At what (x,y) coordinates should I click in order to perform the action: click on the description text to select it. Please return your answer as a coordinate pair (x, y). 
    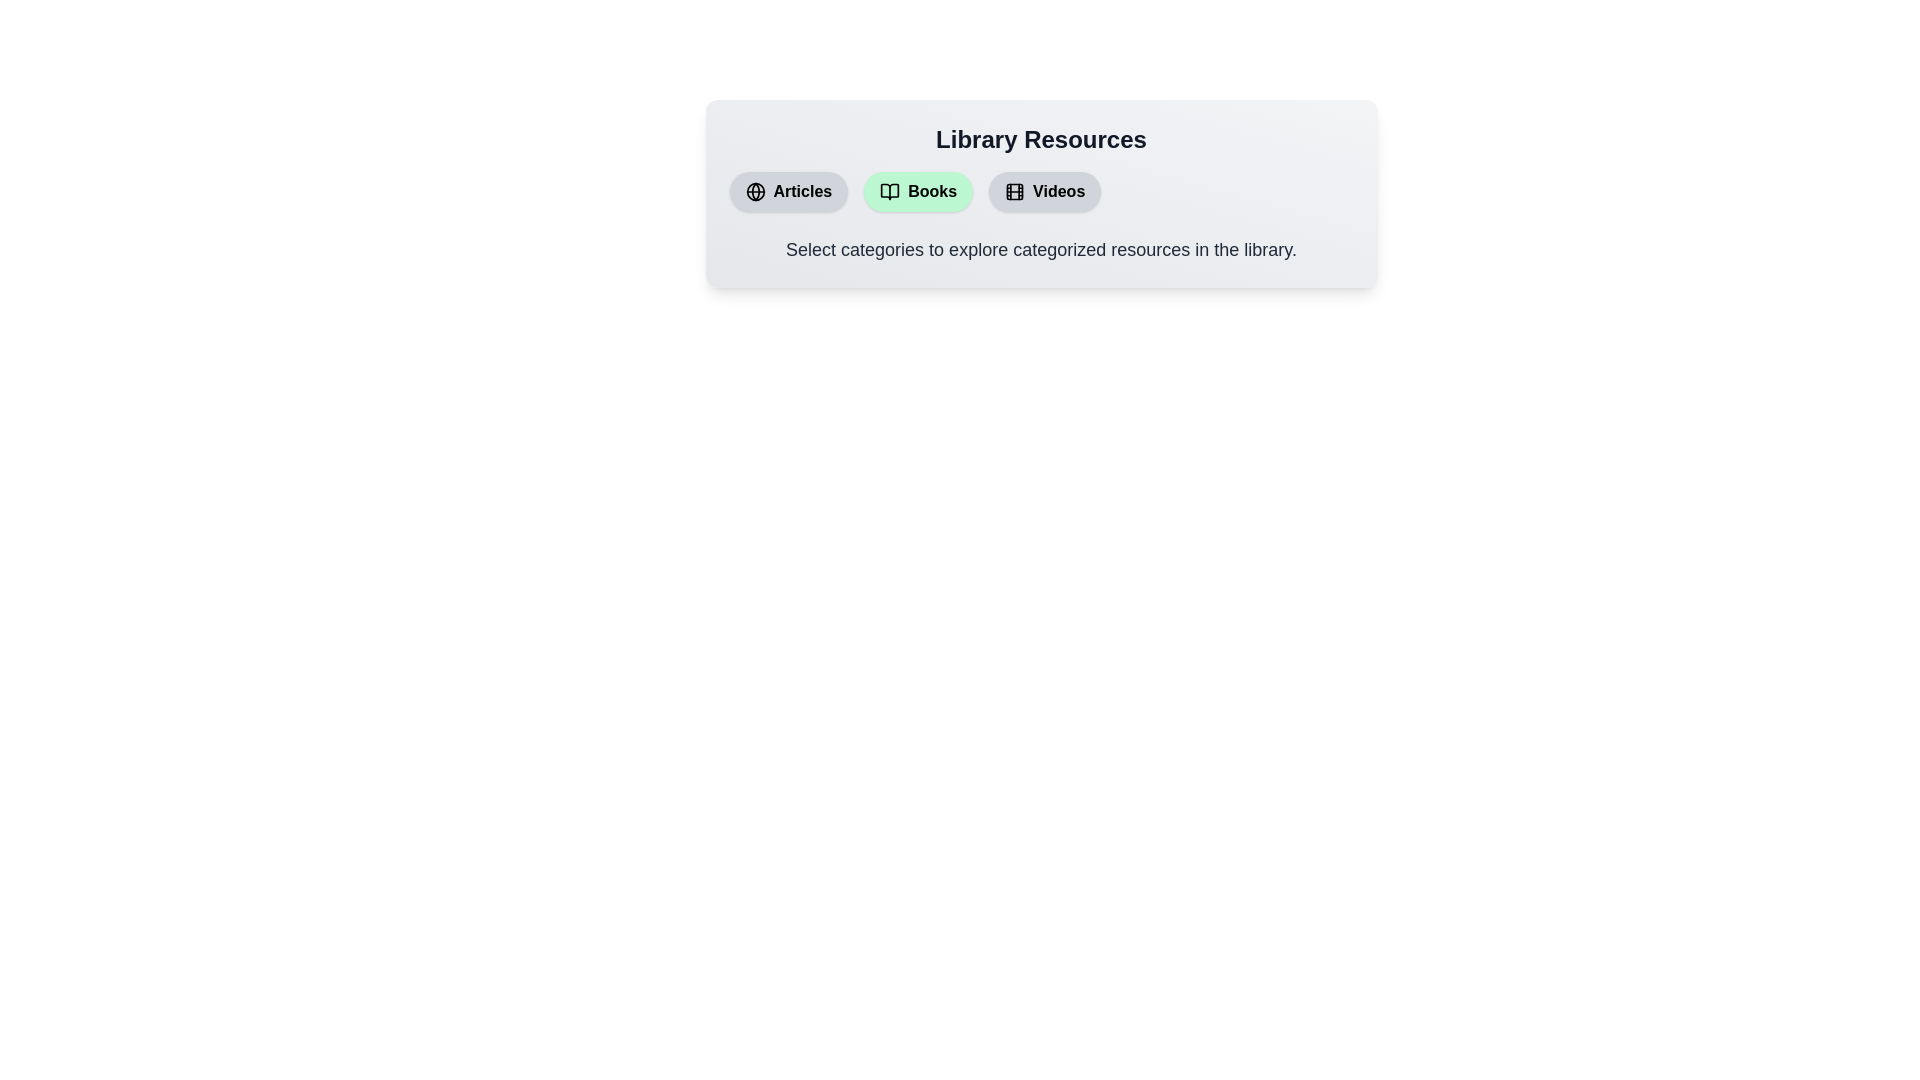
    Looking at the image, I should click on (1040, 249).